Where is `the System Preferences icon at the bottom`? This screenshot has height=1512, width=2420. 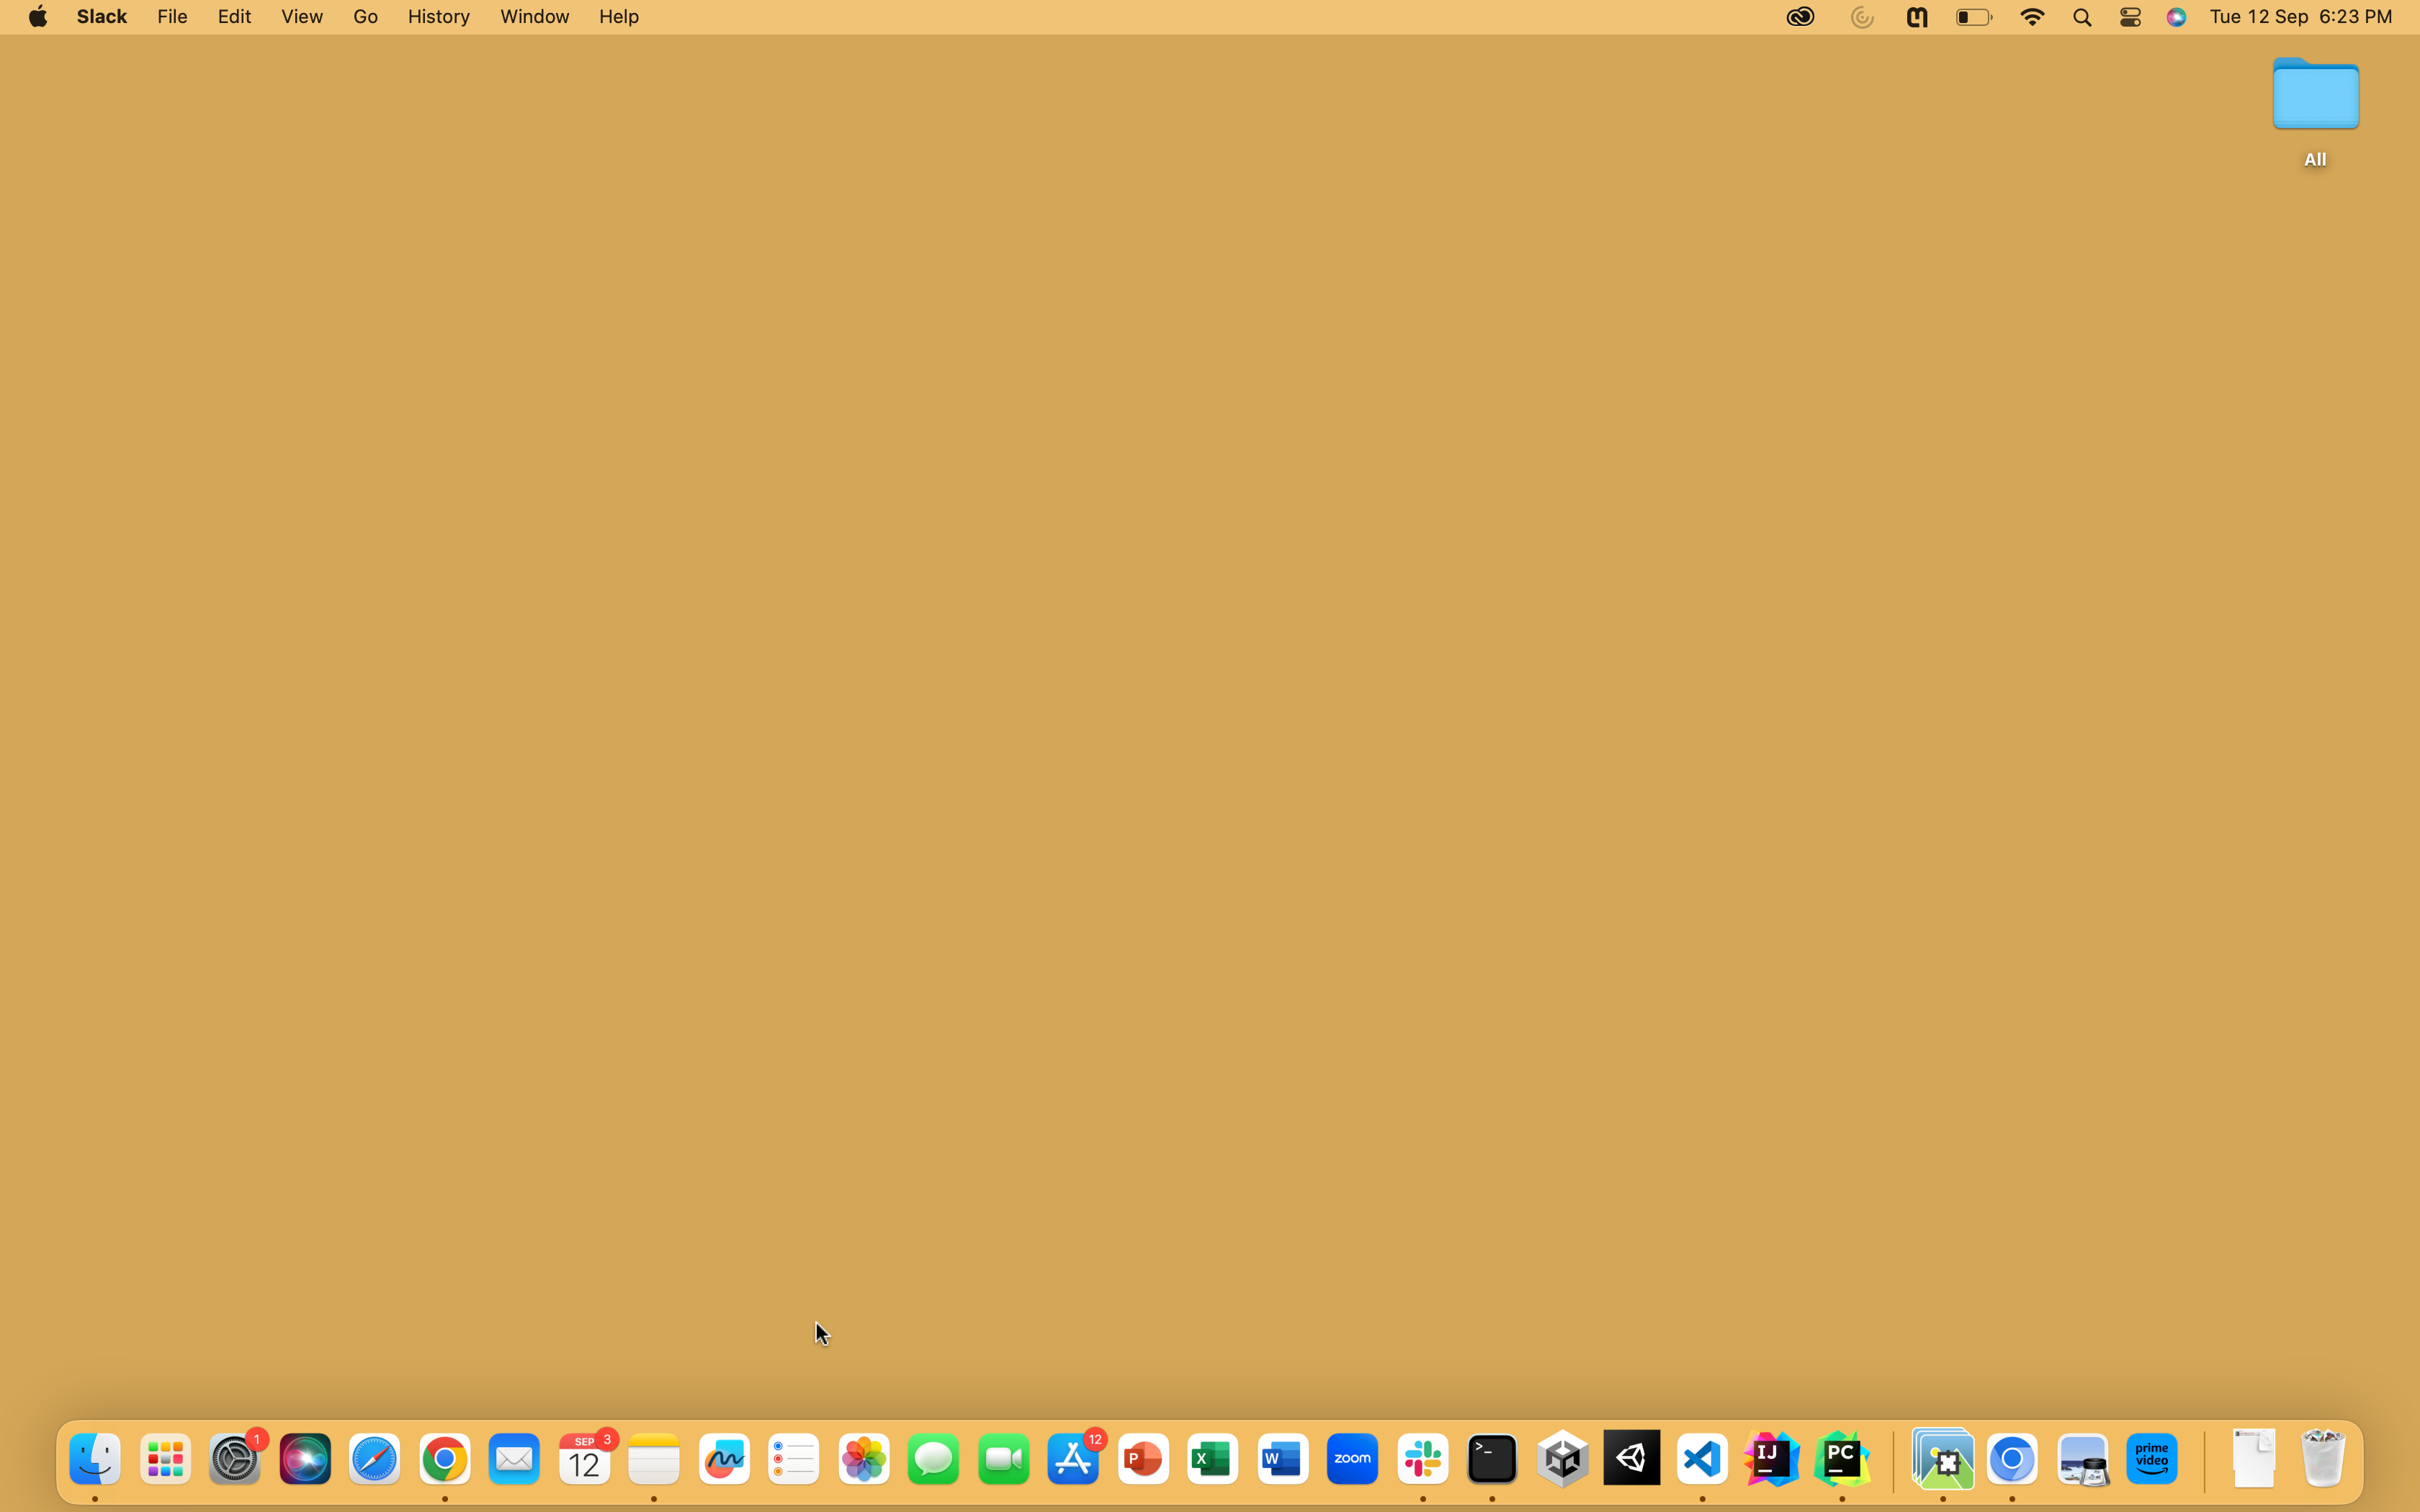
the System Preferences icon at the bottom is located at coordinates (234, 1459).